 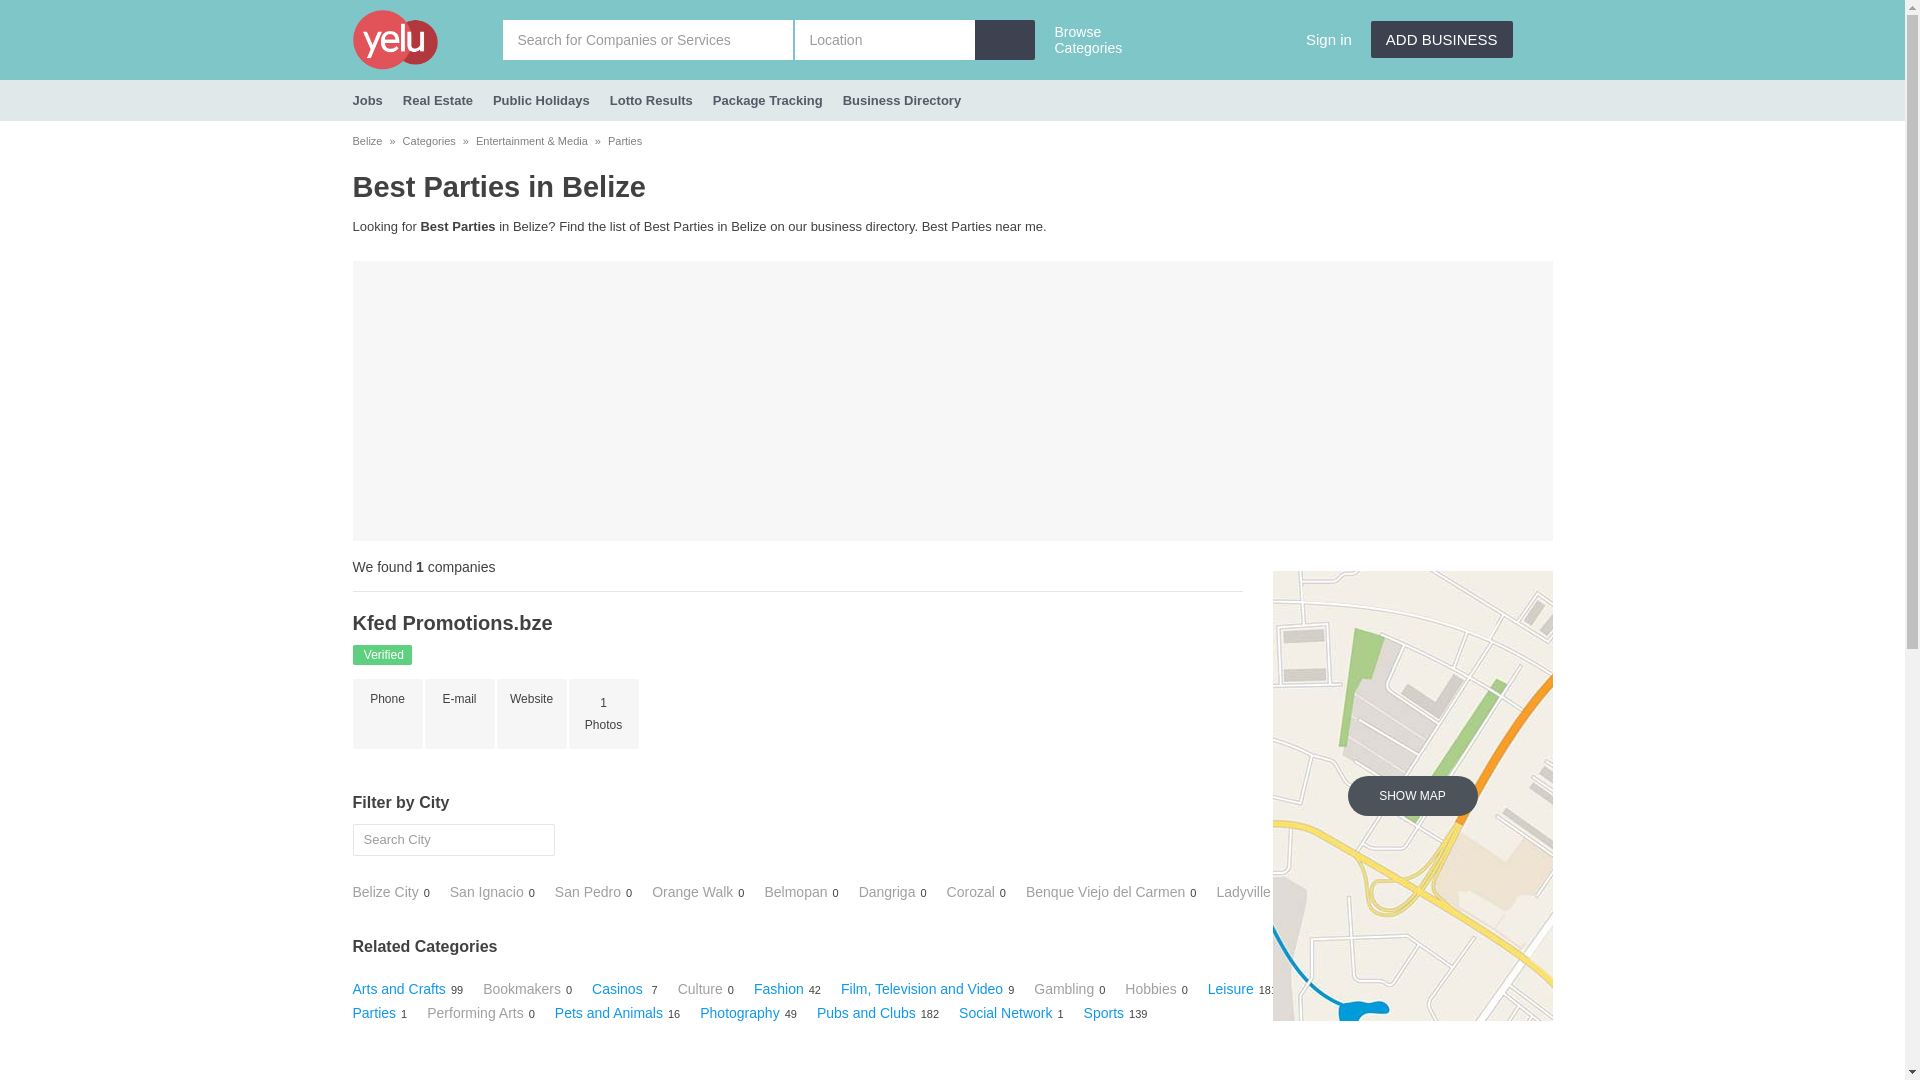 What do you see at coordinates (920, 987) in the screenshot?
I see `'Film, Television and Video'` at bounding box center [920, 987].